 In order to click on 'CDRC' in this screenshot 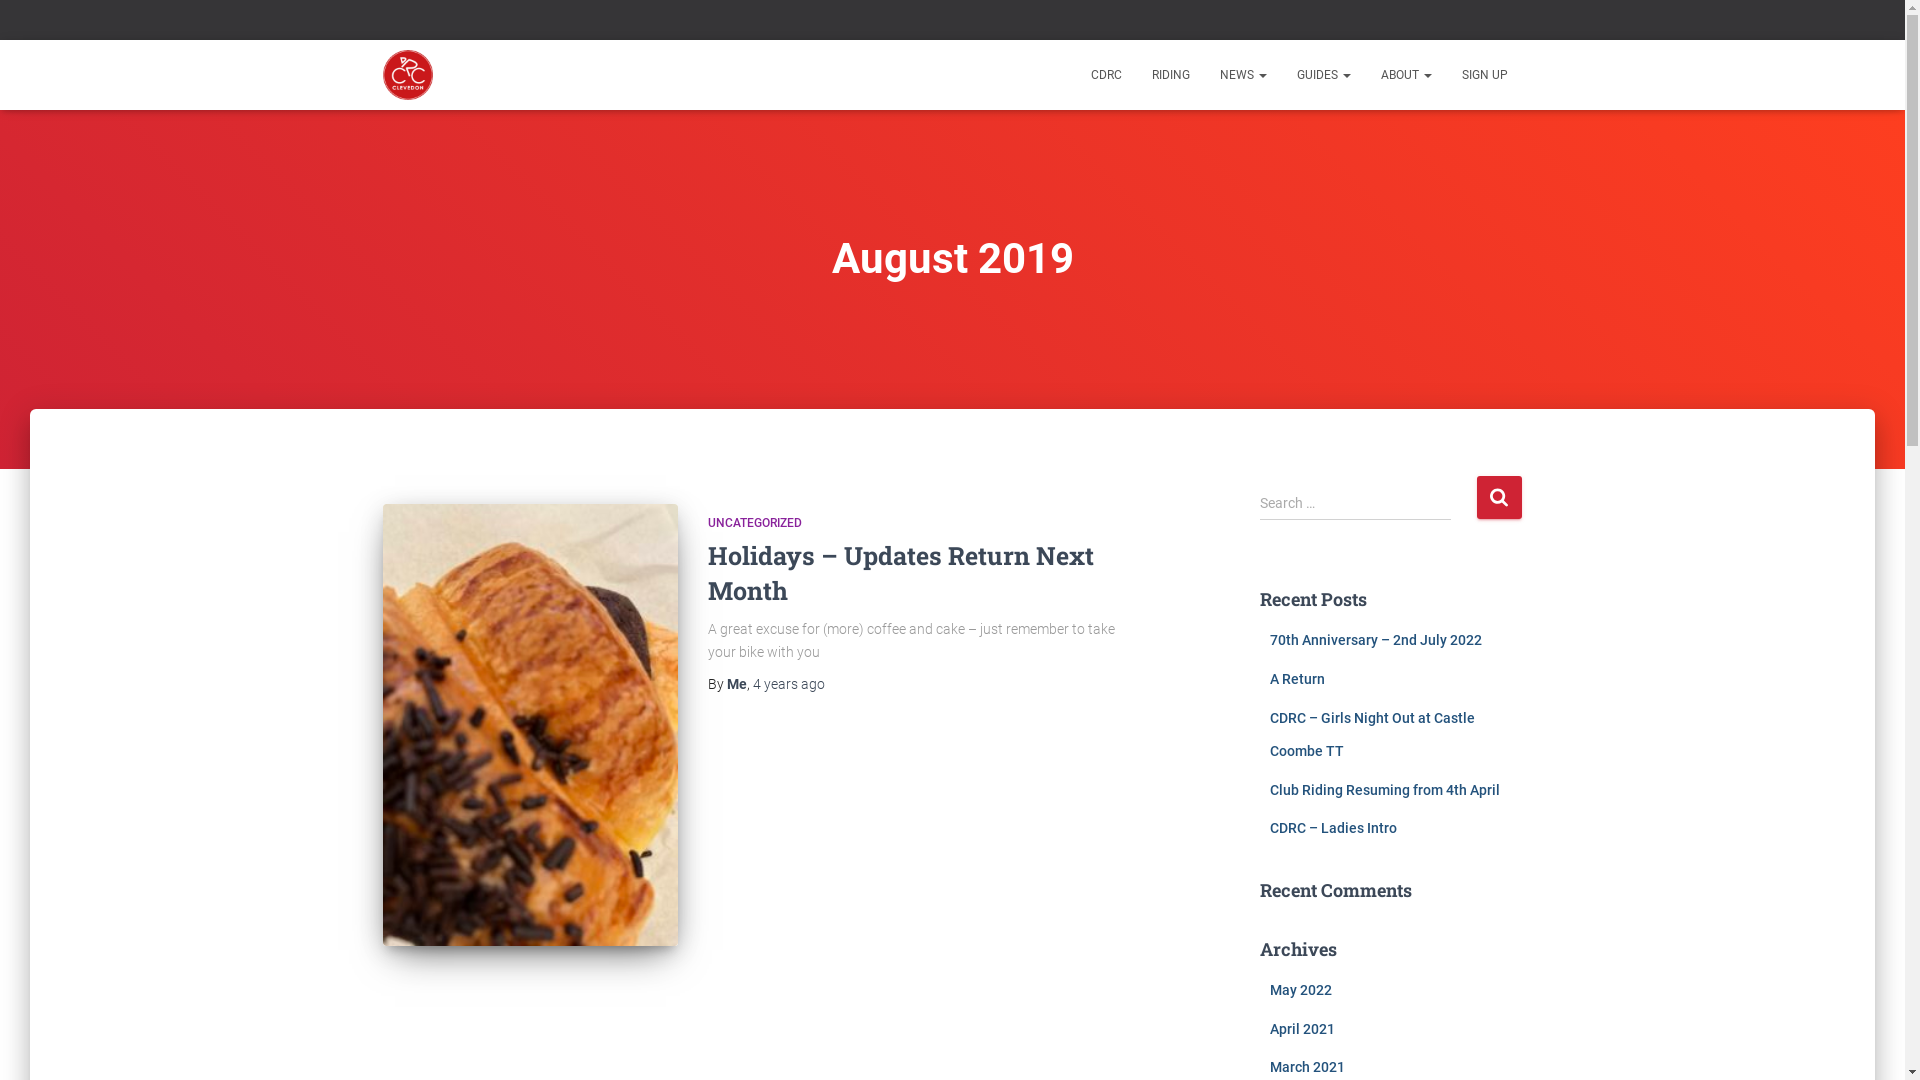, I will do `click(1105, 73)`.